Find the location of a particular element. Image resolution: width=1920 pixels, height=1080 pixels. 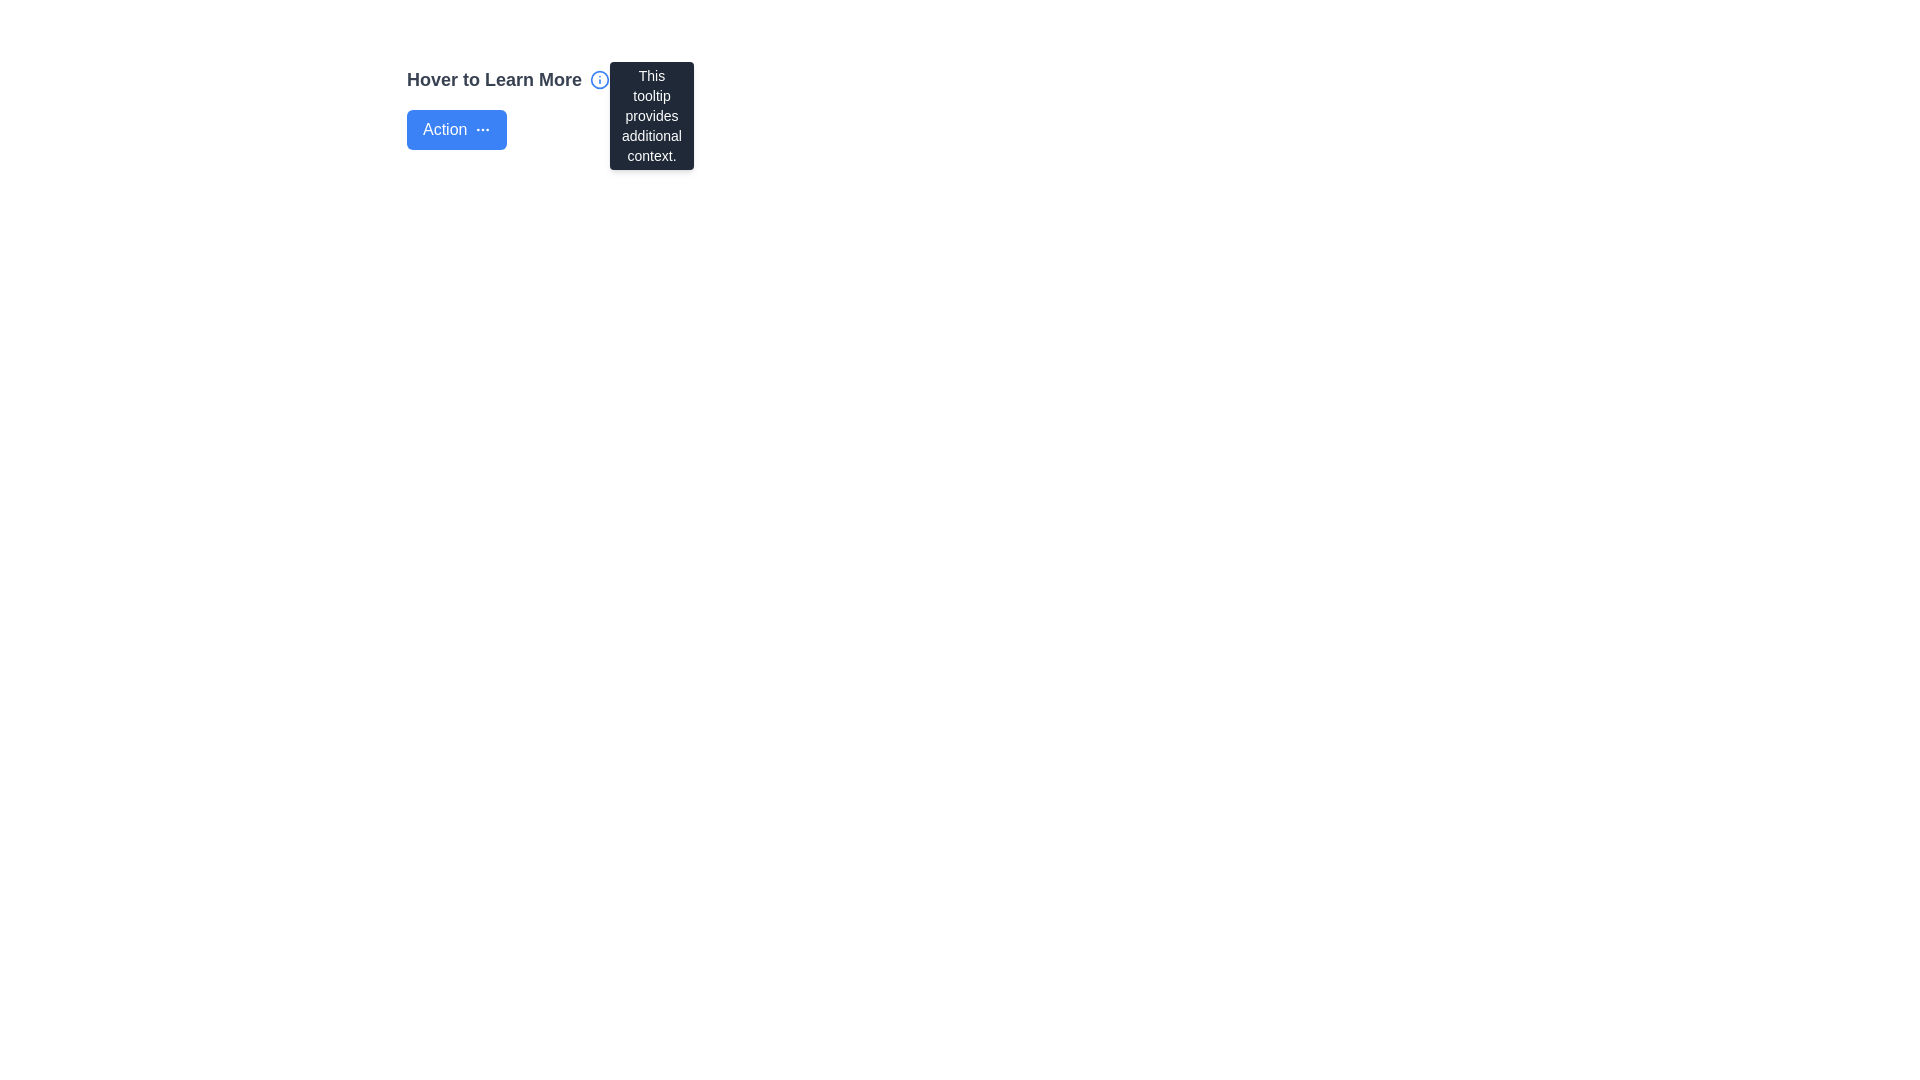

the blue circular information icon with an 'i' inside it, located to the right of the text 'Hover to Learn More' is located at coordinates (599, 79).